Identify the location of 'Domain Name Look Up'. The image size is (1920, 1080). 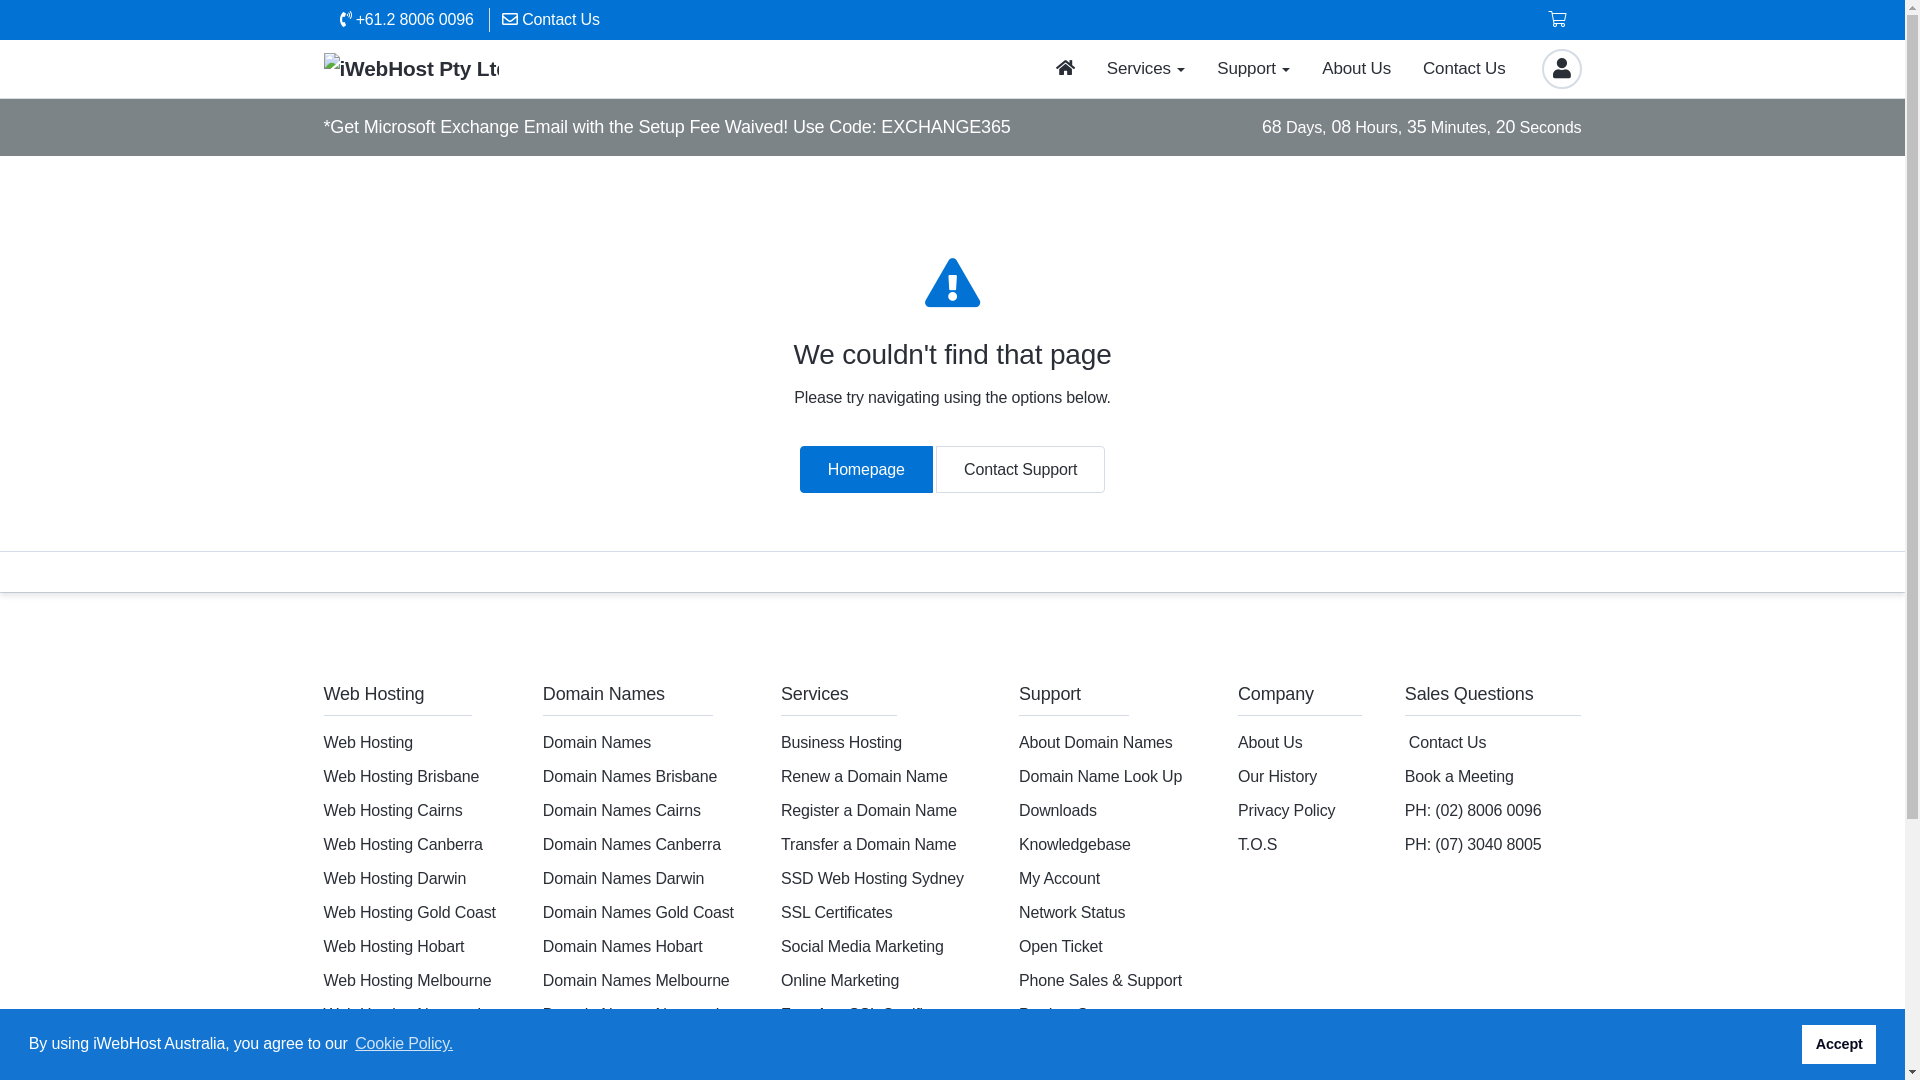
(1018, 775).